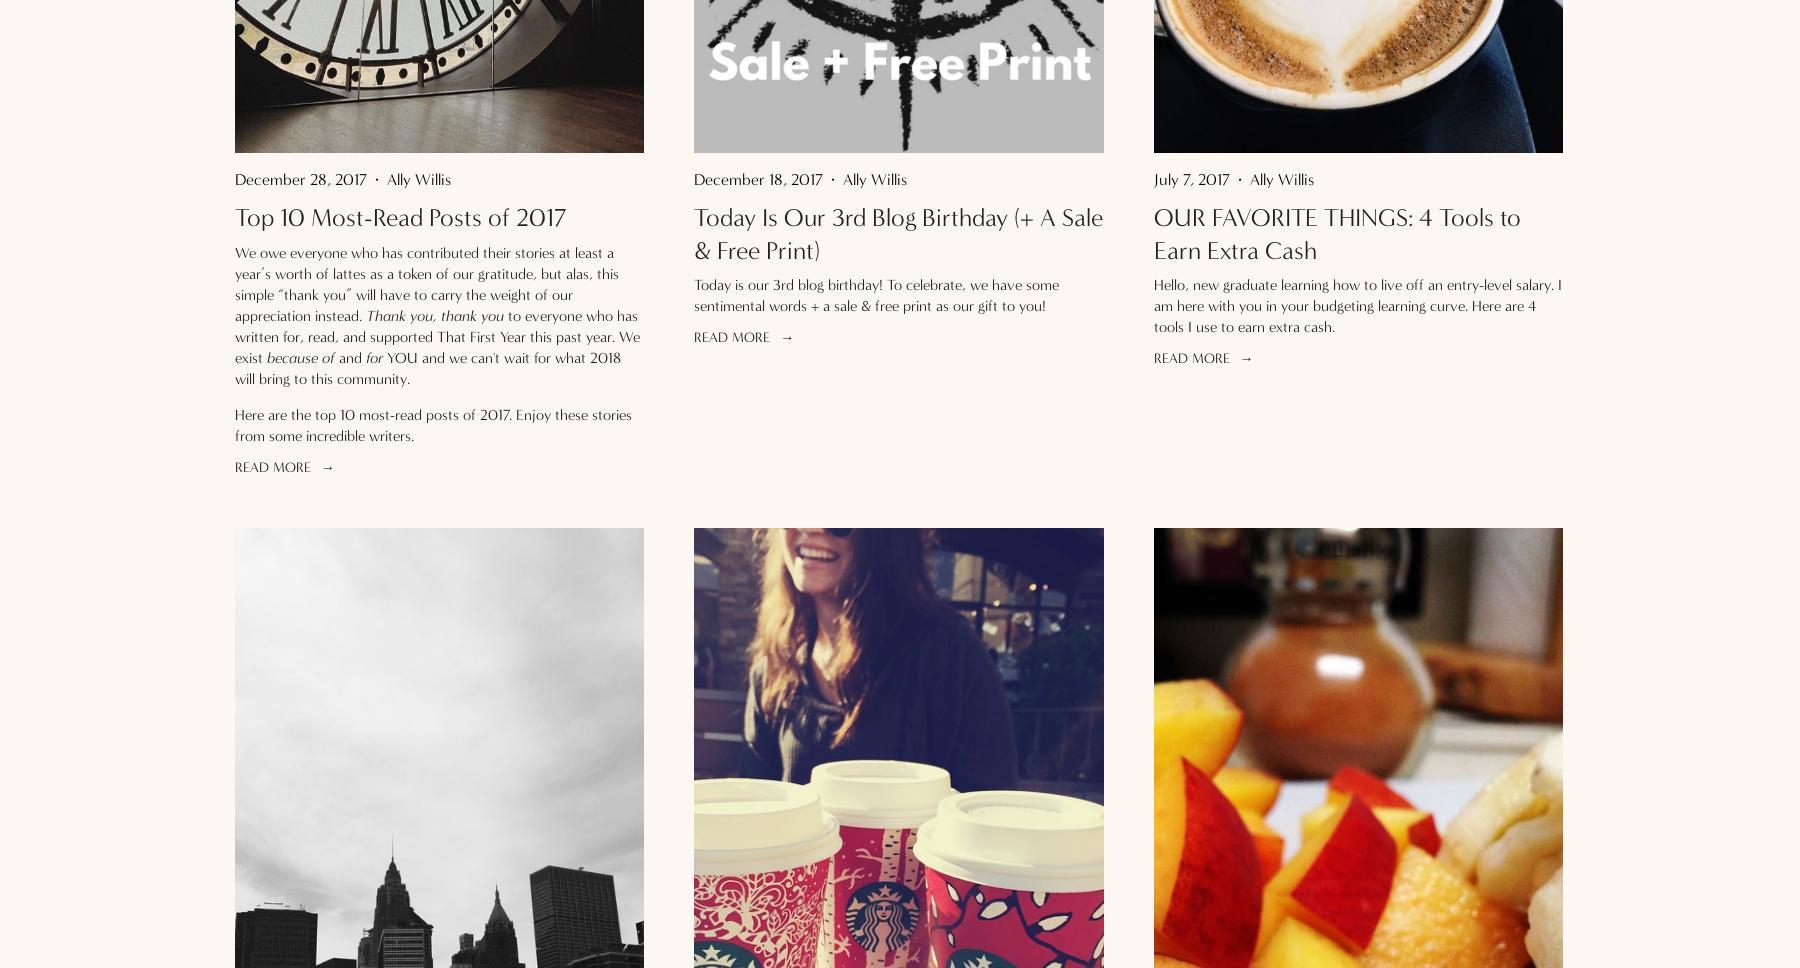 Image resolution: width=1800 pixels, height=968 pixels. I want to click on 'and', so click(350, 356).